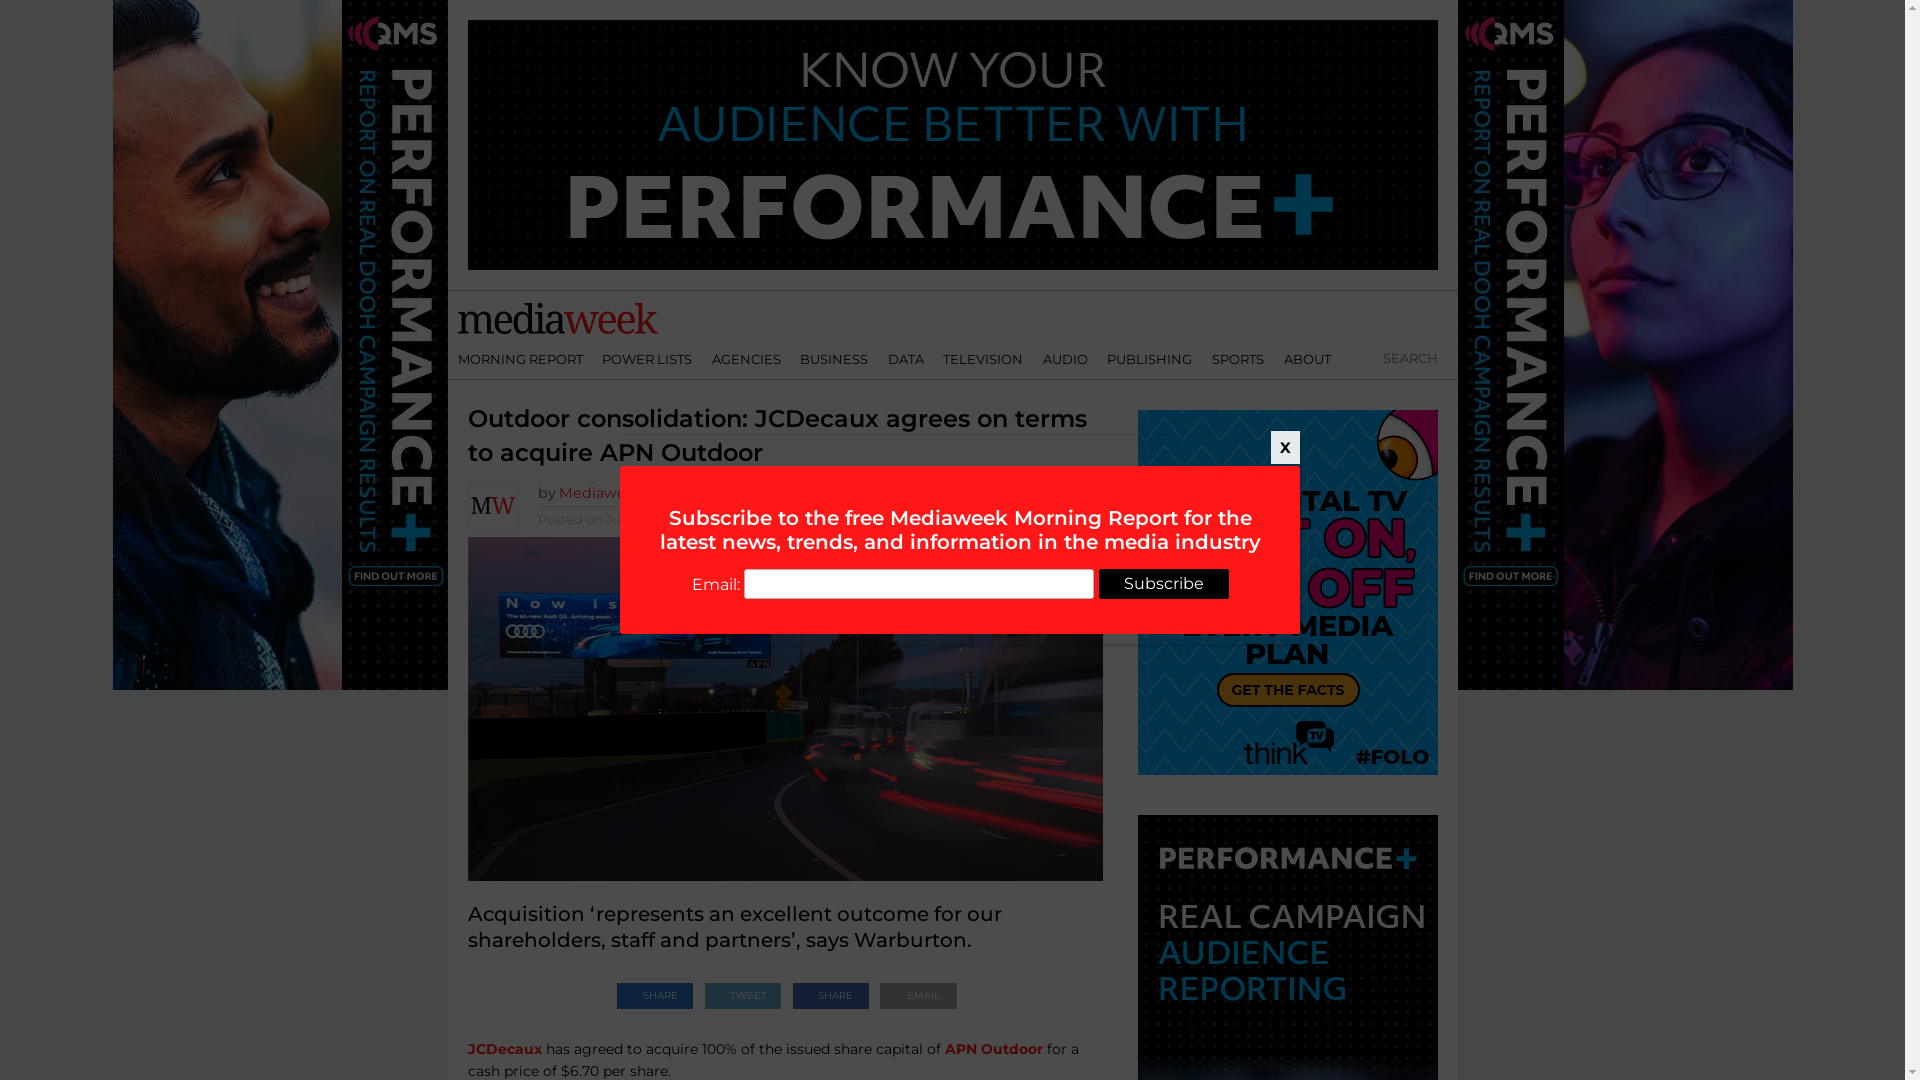  What do you see at coordinates (834, 357) in the screenshot?
I see `'BUSINESS'` at bounding box center [834, 357].